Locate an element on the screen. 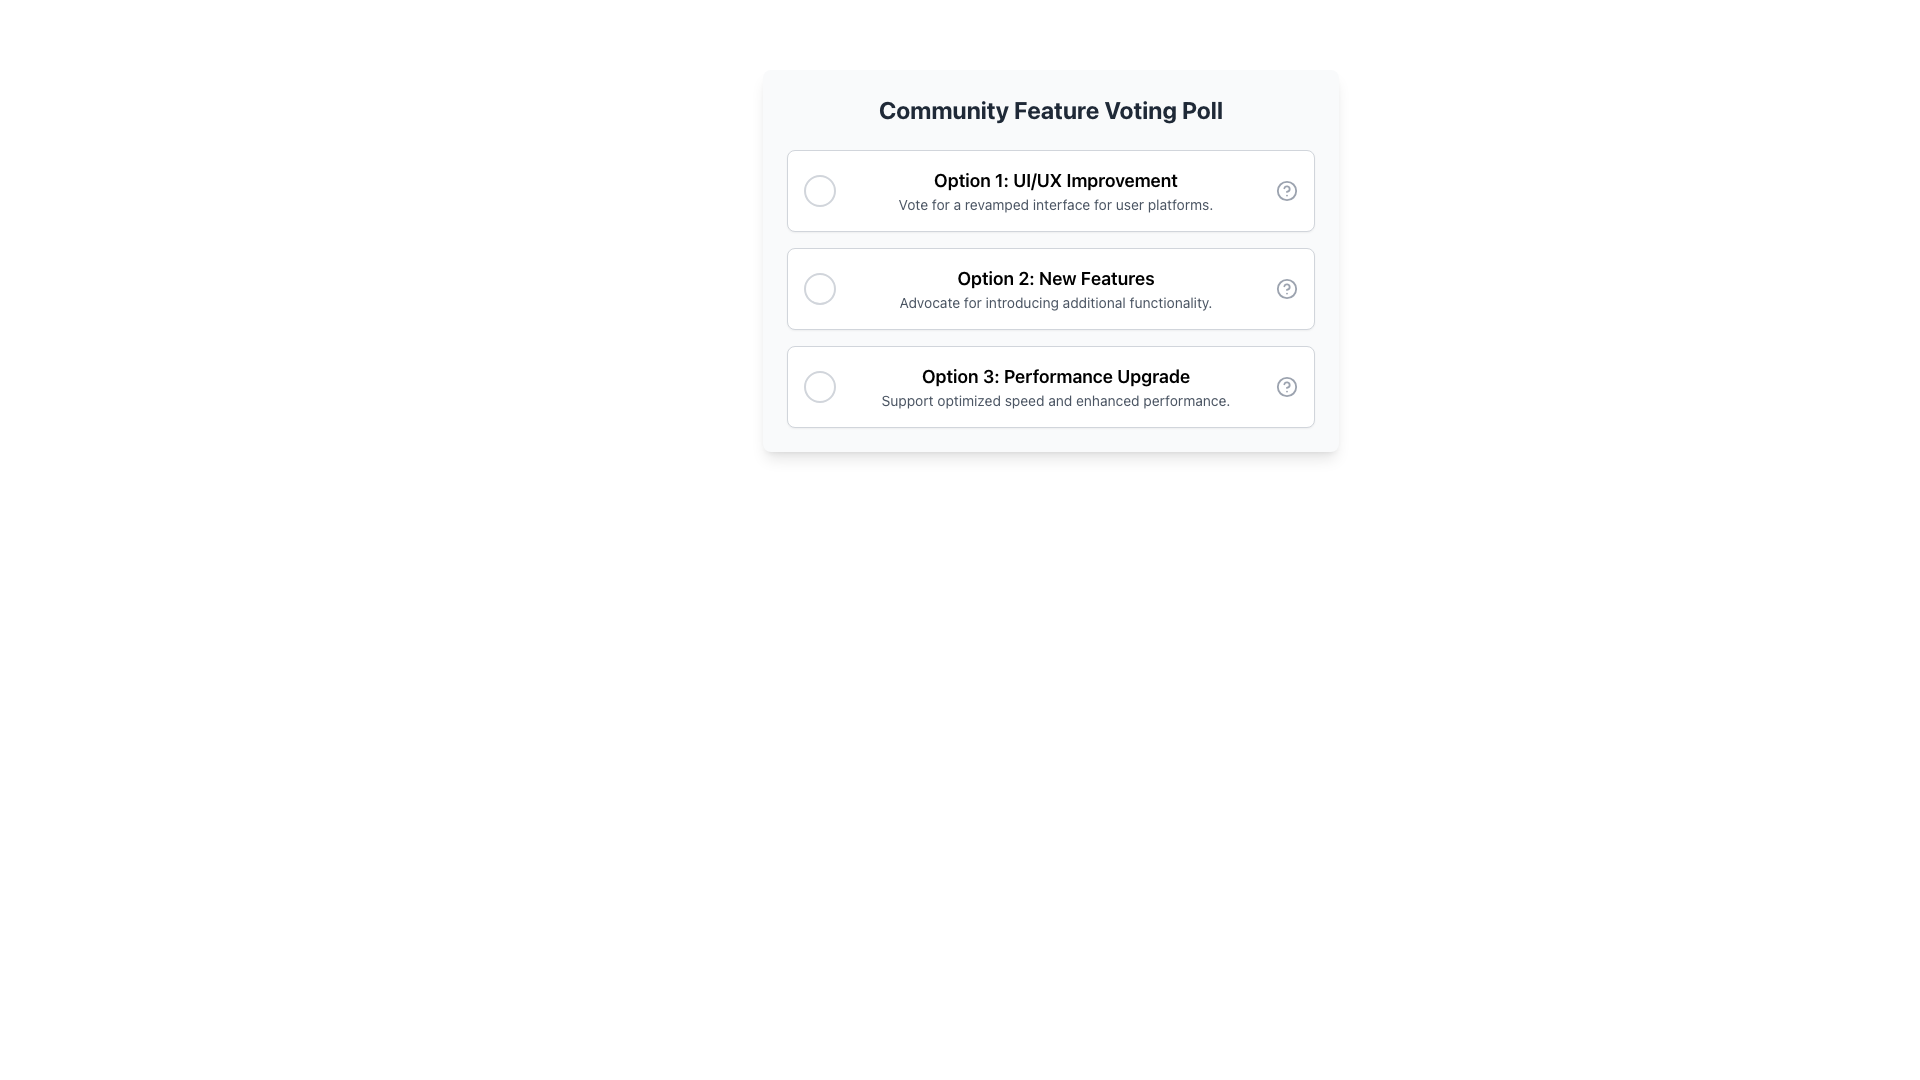 The width and height of the screenshot is (1920, 1080). the leftmost radio button of the first option card ('Option 1: UI/UX Improvement') in the voting poll is located at coordinates (820, 191).